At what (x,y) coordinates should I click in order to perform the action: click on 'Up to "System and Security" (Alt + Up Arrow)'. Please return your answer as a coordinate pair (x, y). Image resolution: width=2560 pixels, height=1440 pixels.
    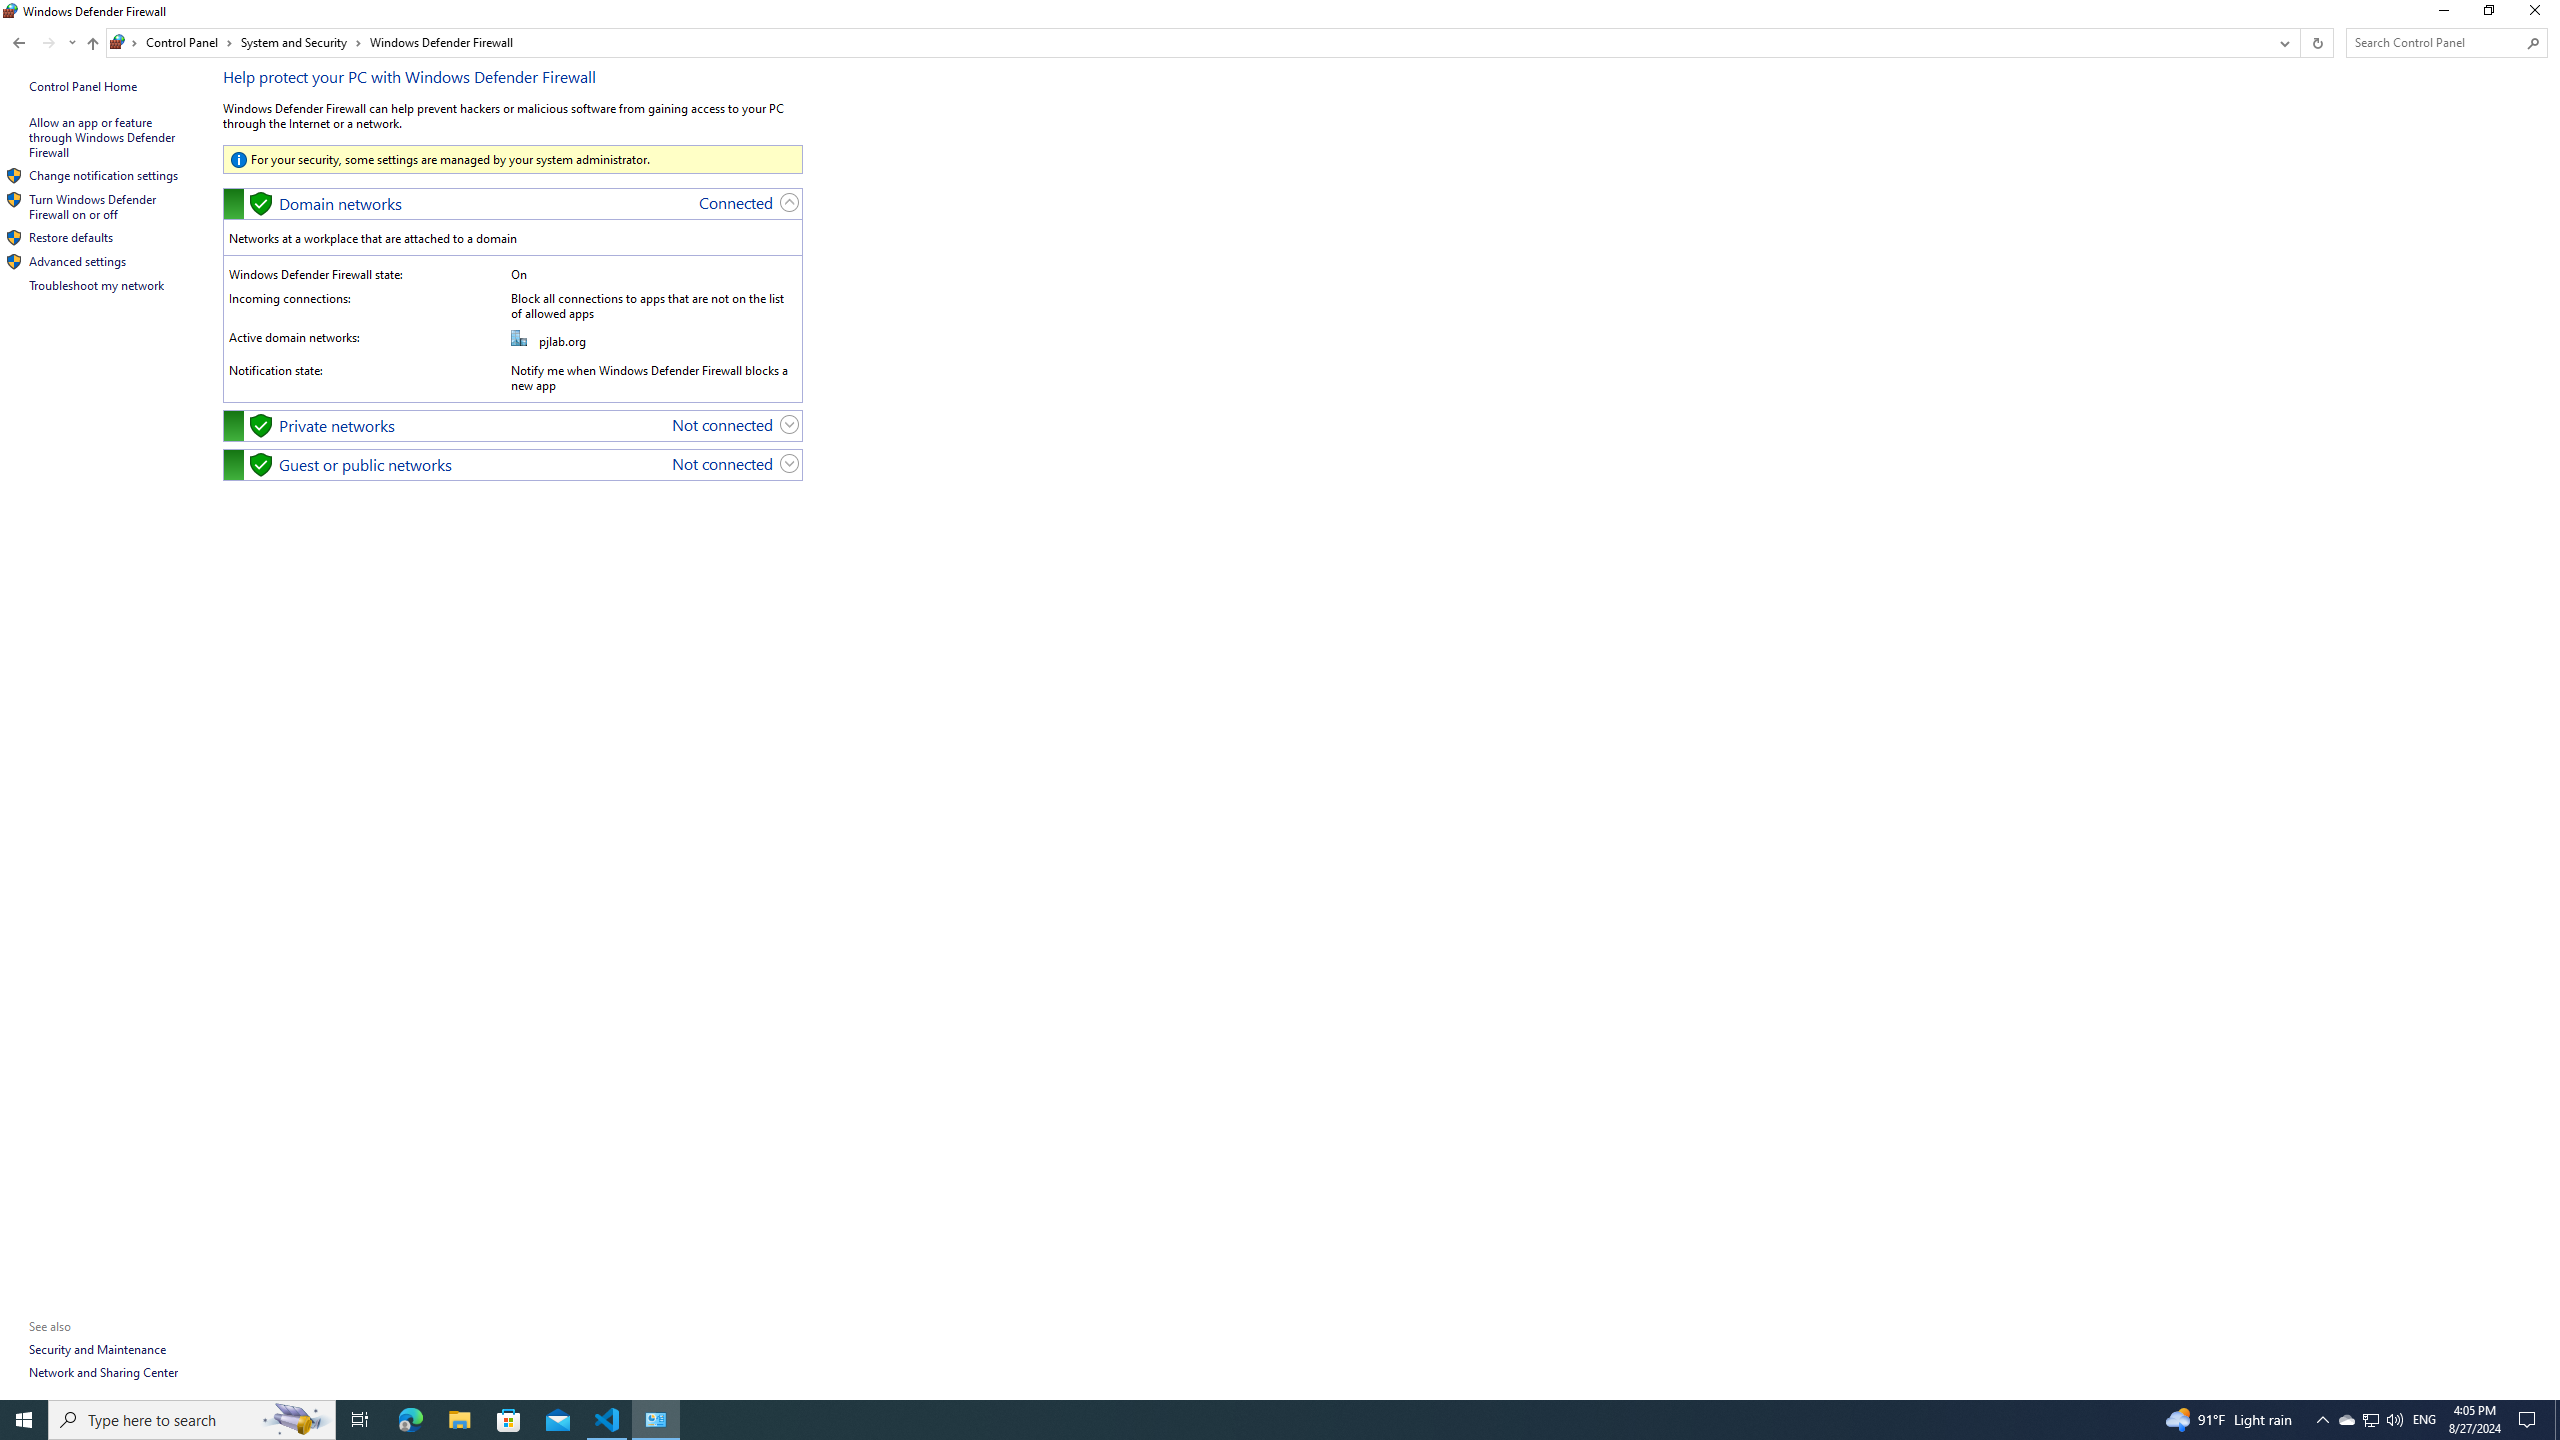
    Looking at the image, I should click on (93, 42).